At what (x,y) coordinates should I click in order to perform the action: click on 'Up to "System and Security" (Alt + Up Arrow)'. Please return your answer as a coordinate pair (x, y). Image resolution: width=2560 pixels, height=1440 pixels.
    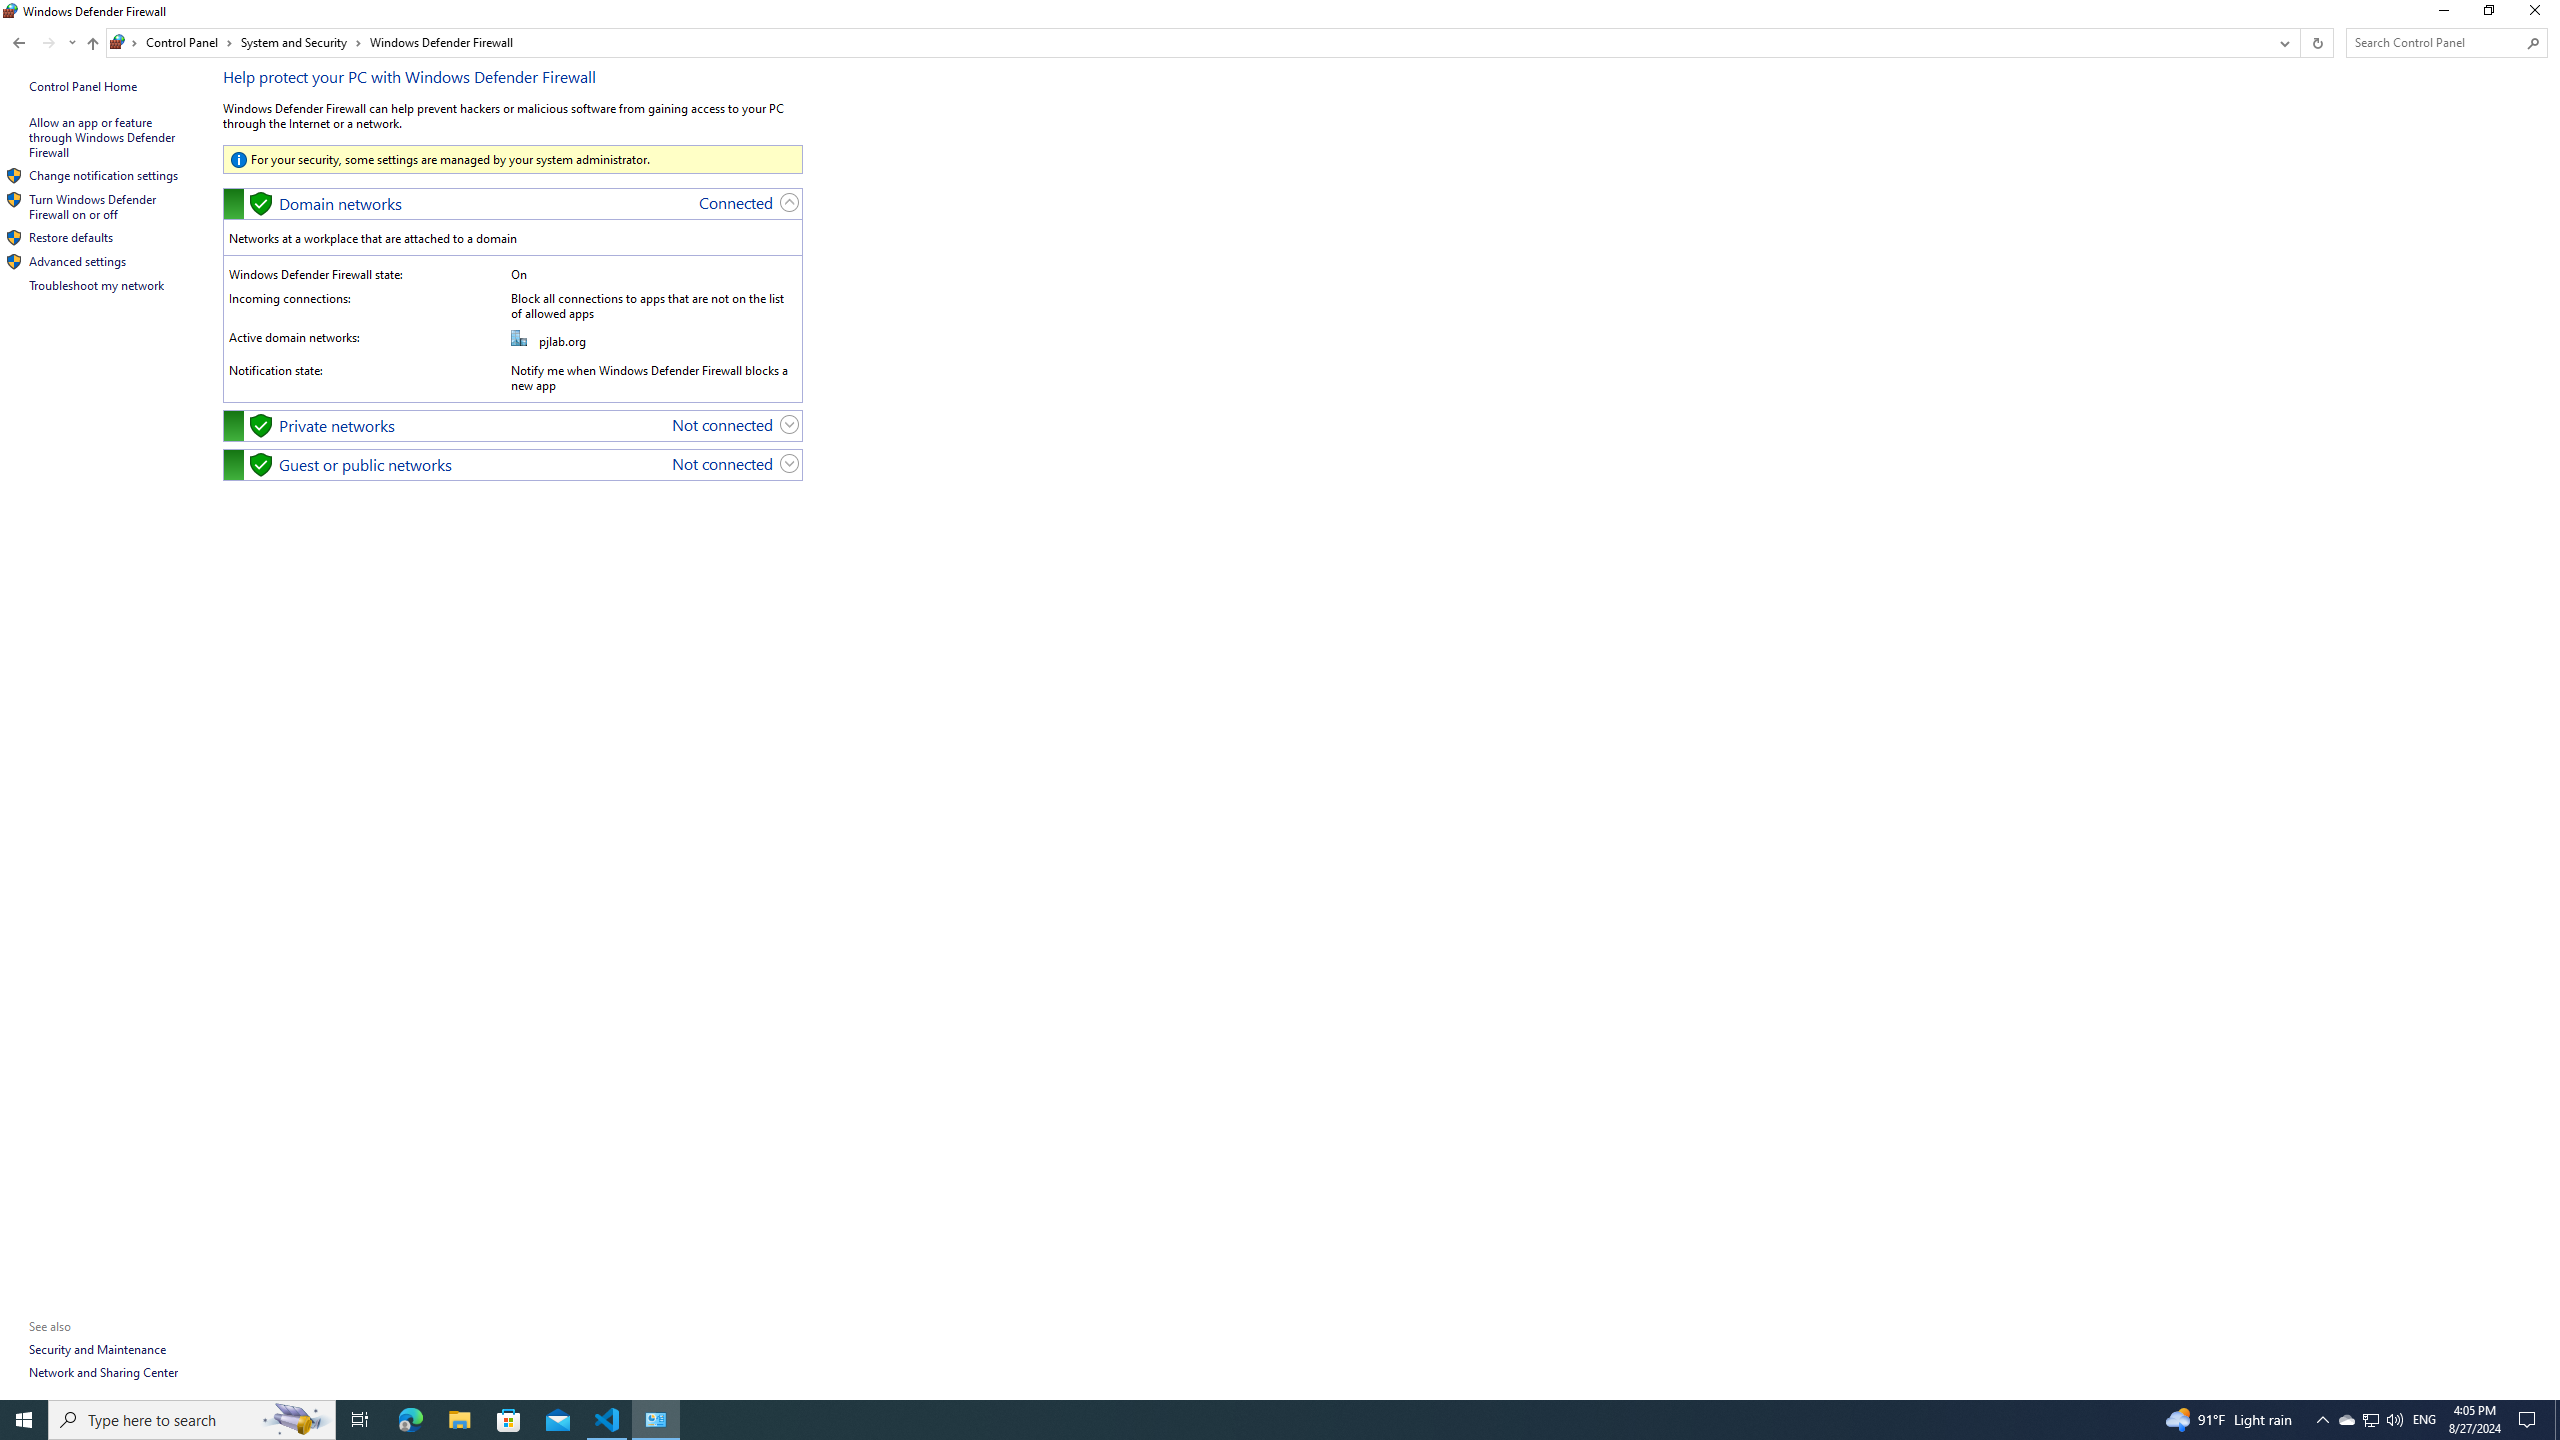
    Looking at the image, I should click on (93, 42).